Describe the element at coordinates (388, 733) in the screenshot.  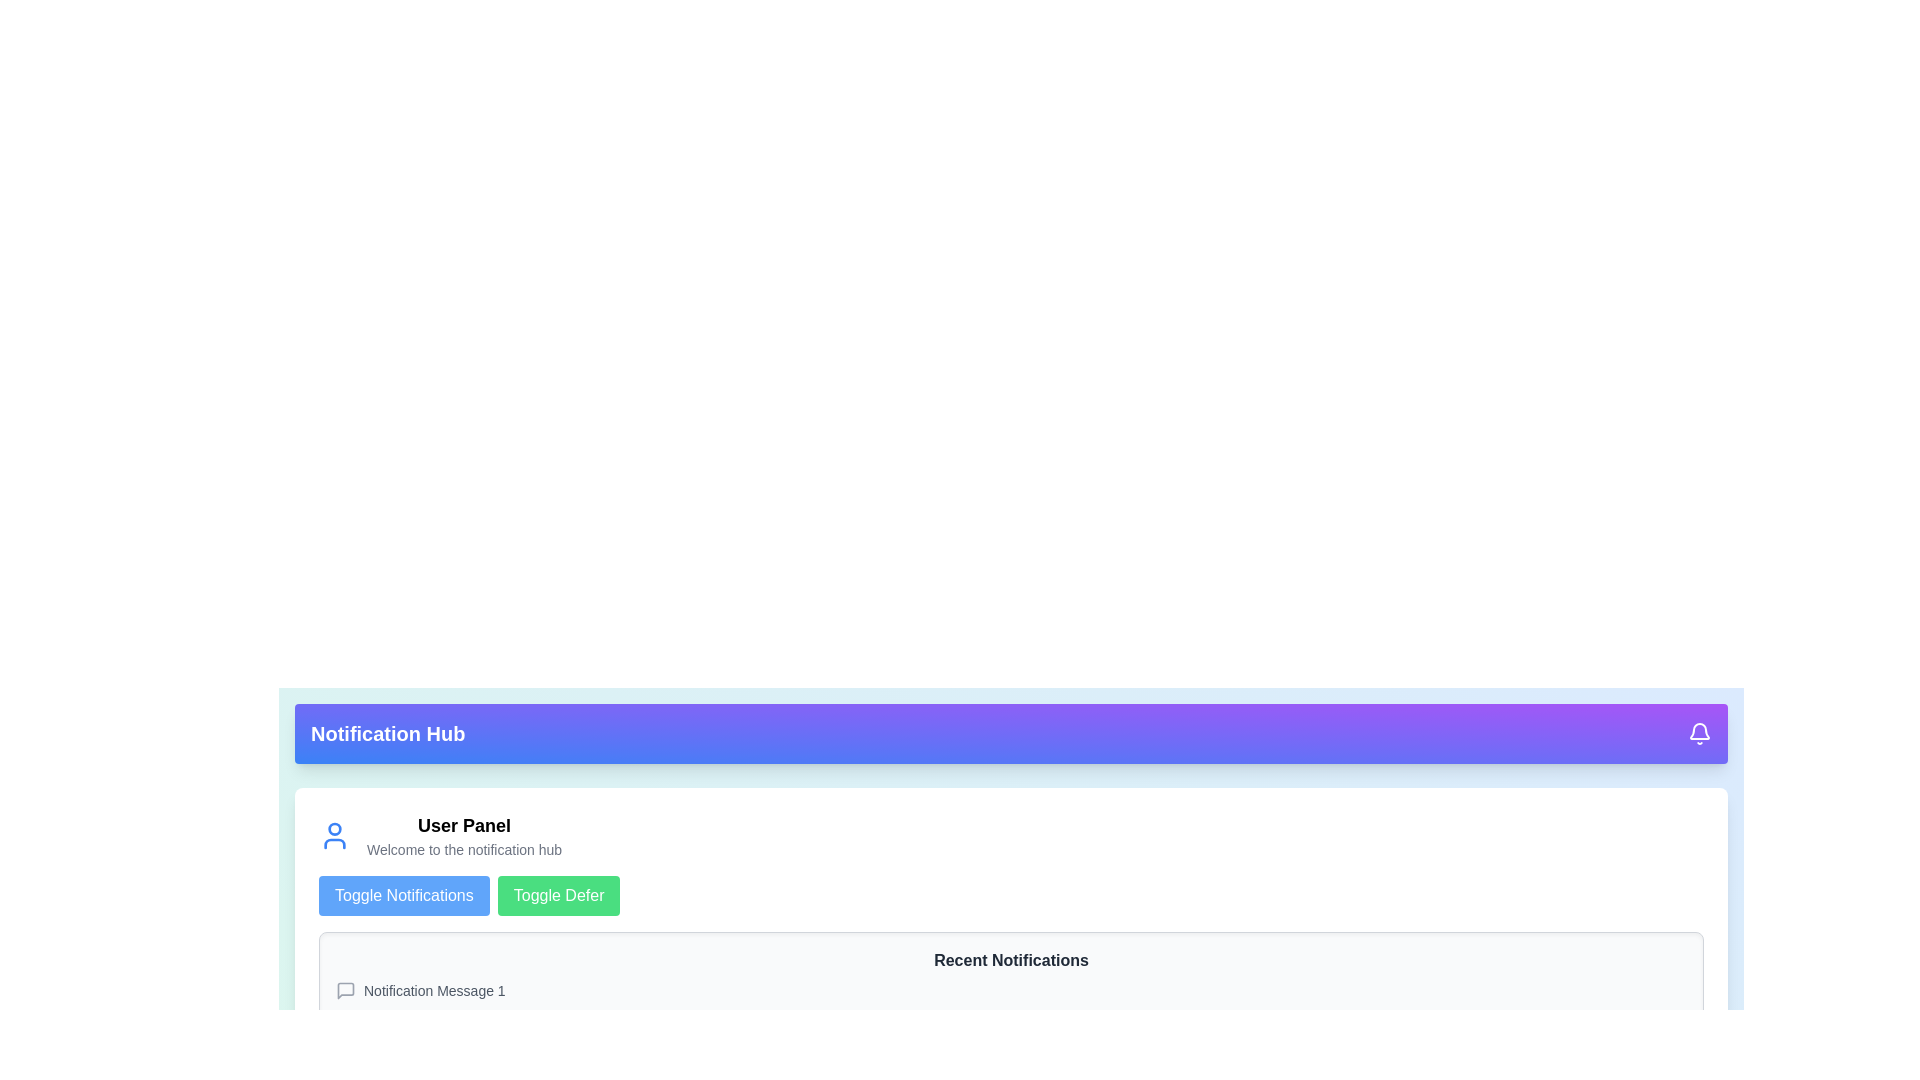
I see `the static text element located in the header section, which serves as the title for the notifications page` at that location.